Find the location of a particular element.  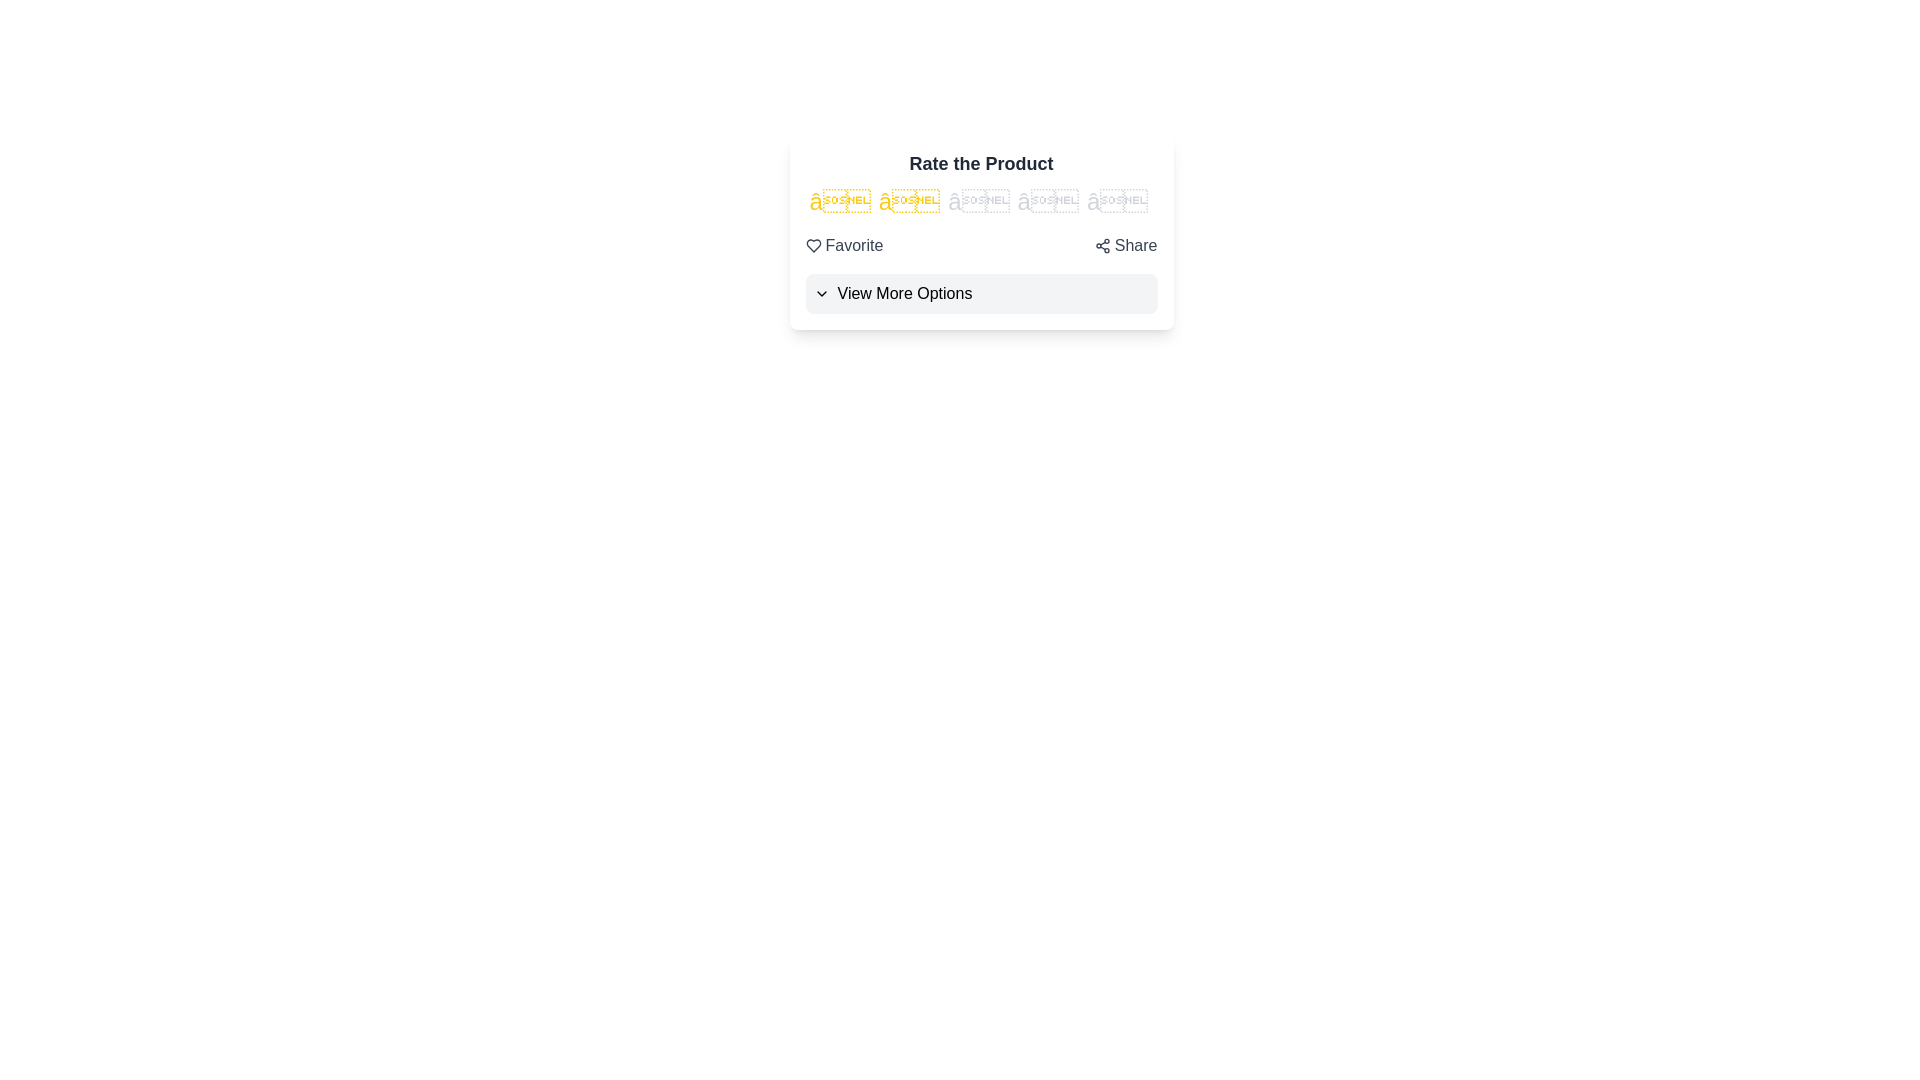

the rating to 3 stars by clicking on the corresponding star is located at coordinates (978, 201).